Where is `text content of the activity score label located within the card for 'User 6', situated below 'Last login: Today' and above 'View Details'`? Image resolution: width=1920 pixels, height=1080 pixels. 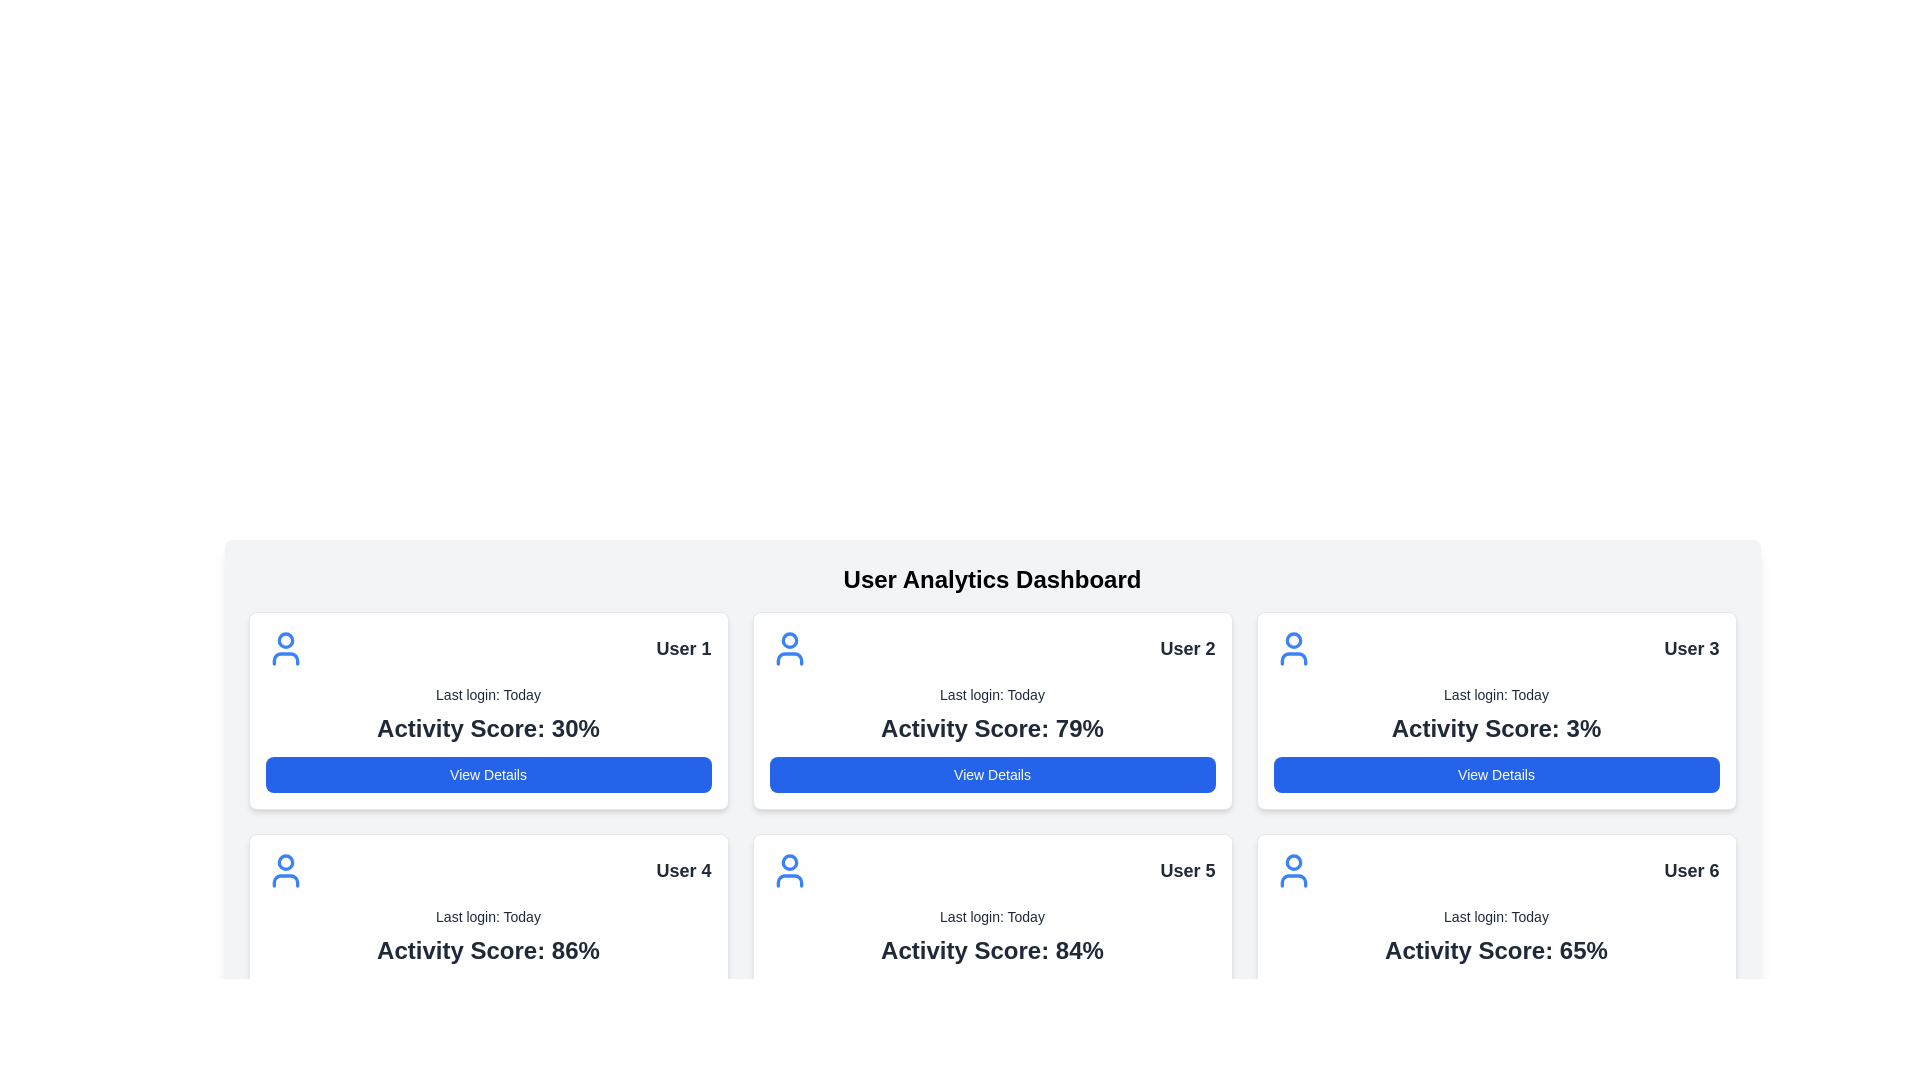
text content of the activity score label located within the card for 'User 6', situated below 'Last login: Today' and above 'View Details' is located at coordinates (1496, 950).